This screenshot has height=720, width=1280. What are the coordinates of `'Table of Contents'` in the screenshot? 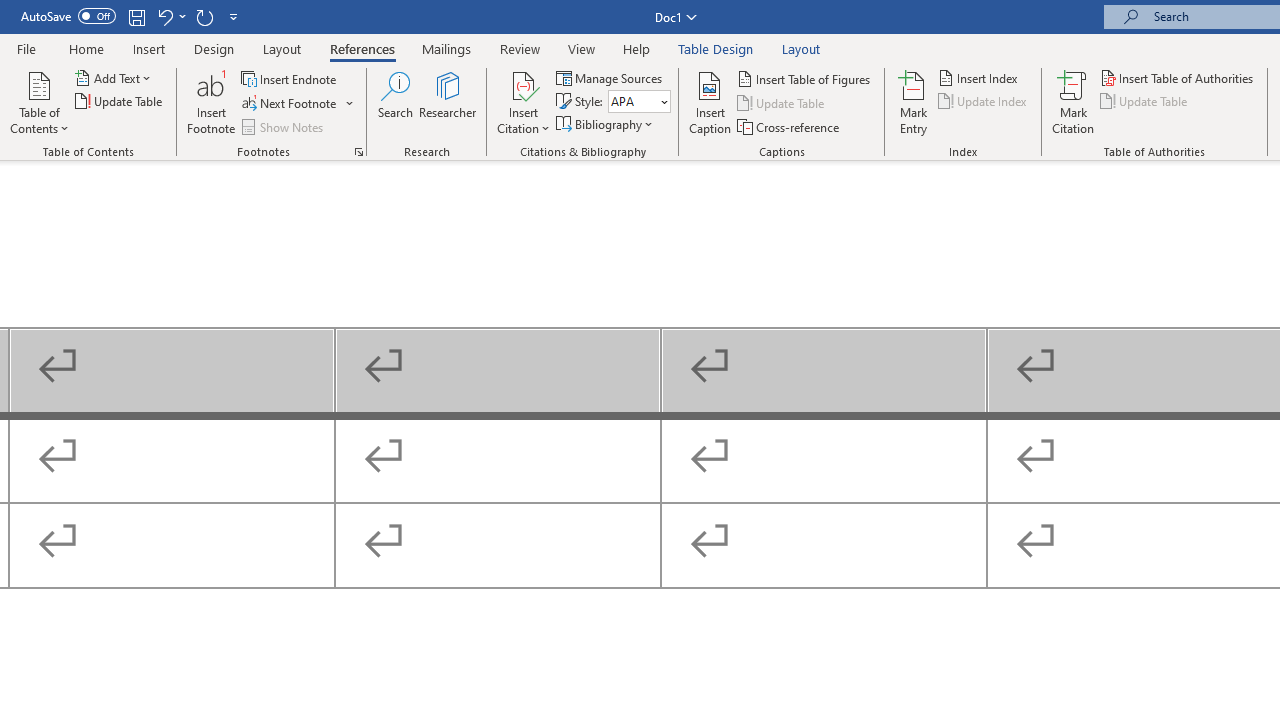 It's located at (39, 103).